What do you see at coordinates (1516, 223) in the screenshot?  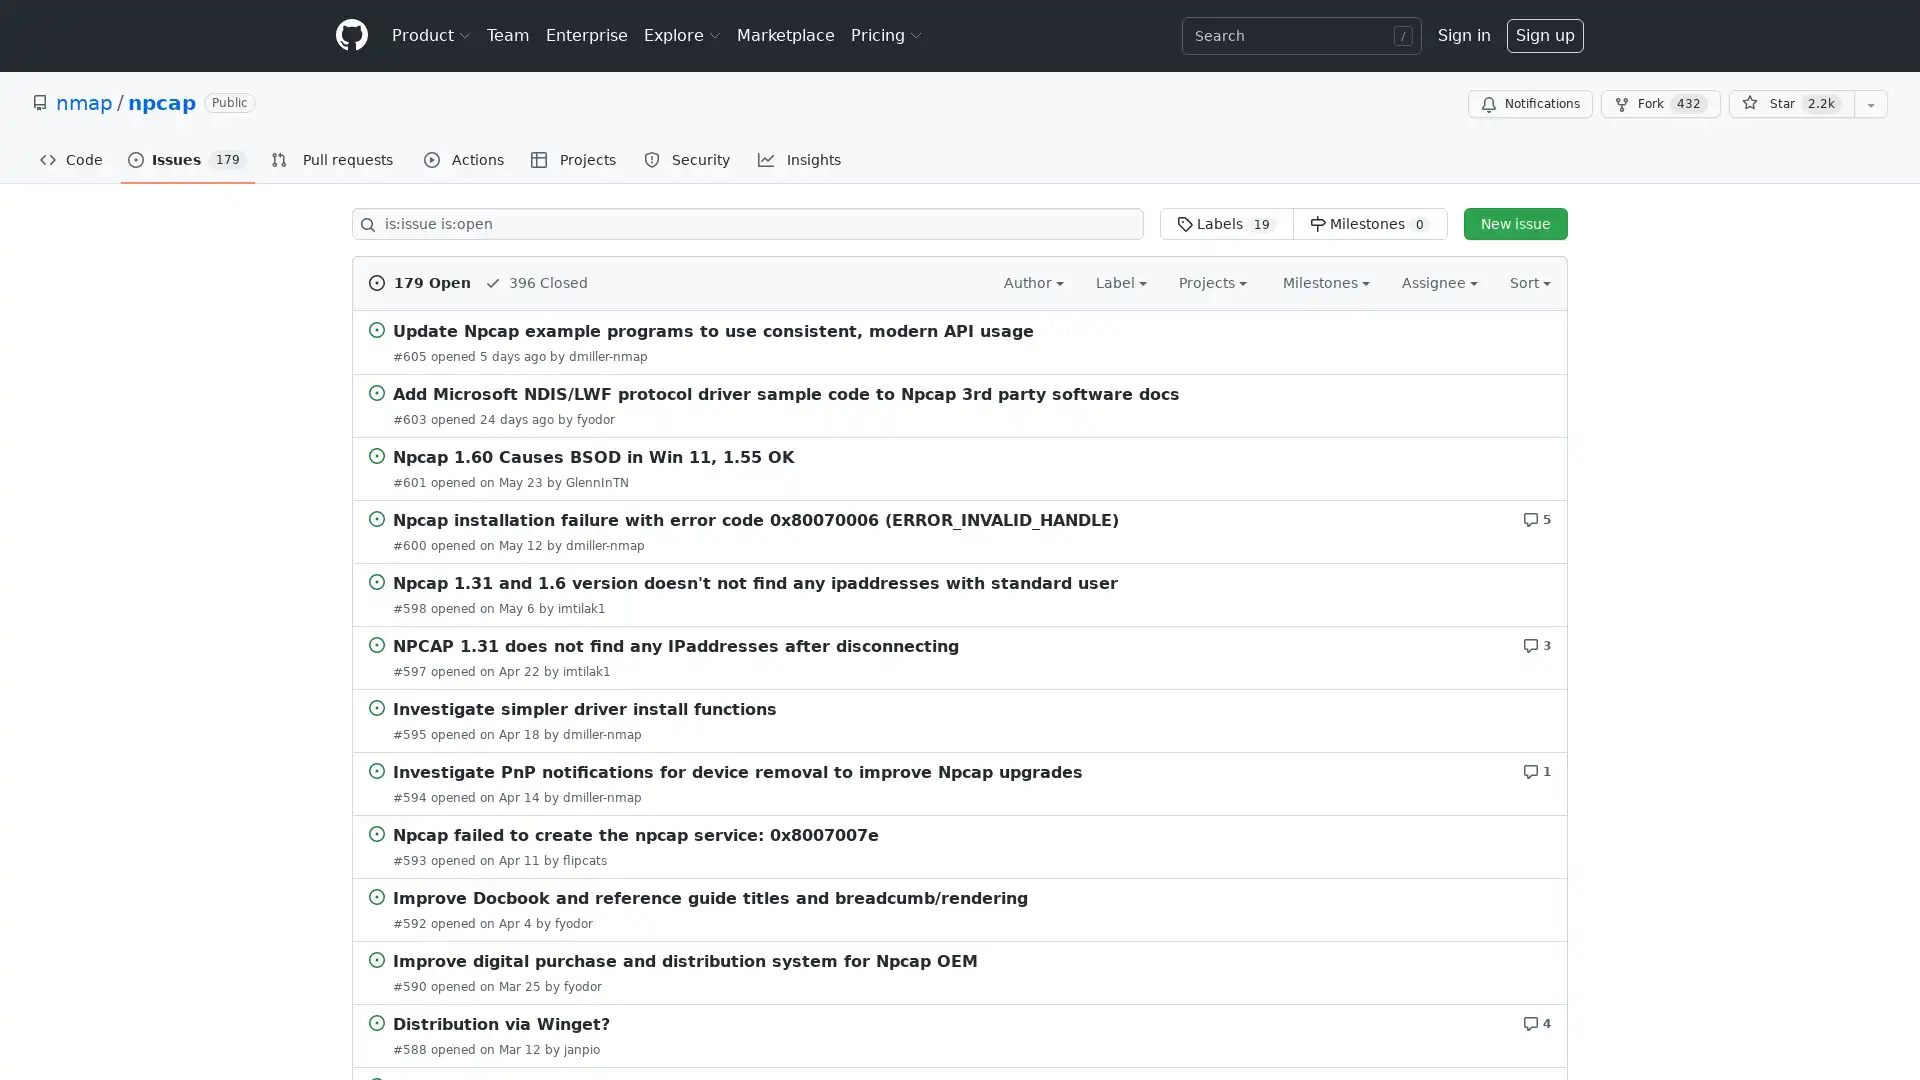 I see `New issue` at bounding box center [1516, 223].